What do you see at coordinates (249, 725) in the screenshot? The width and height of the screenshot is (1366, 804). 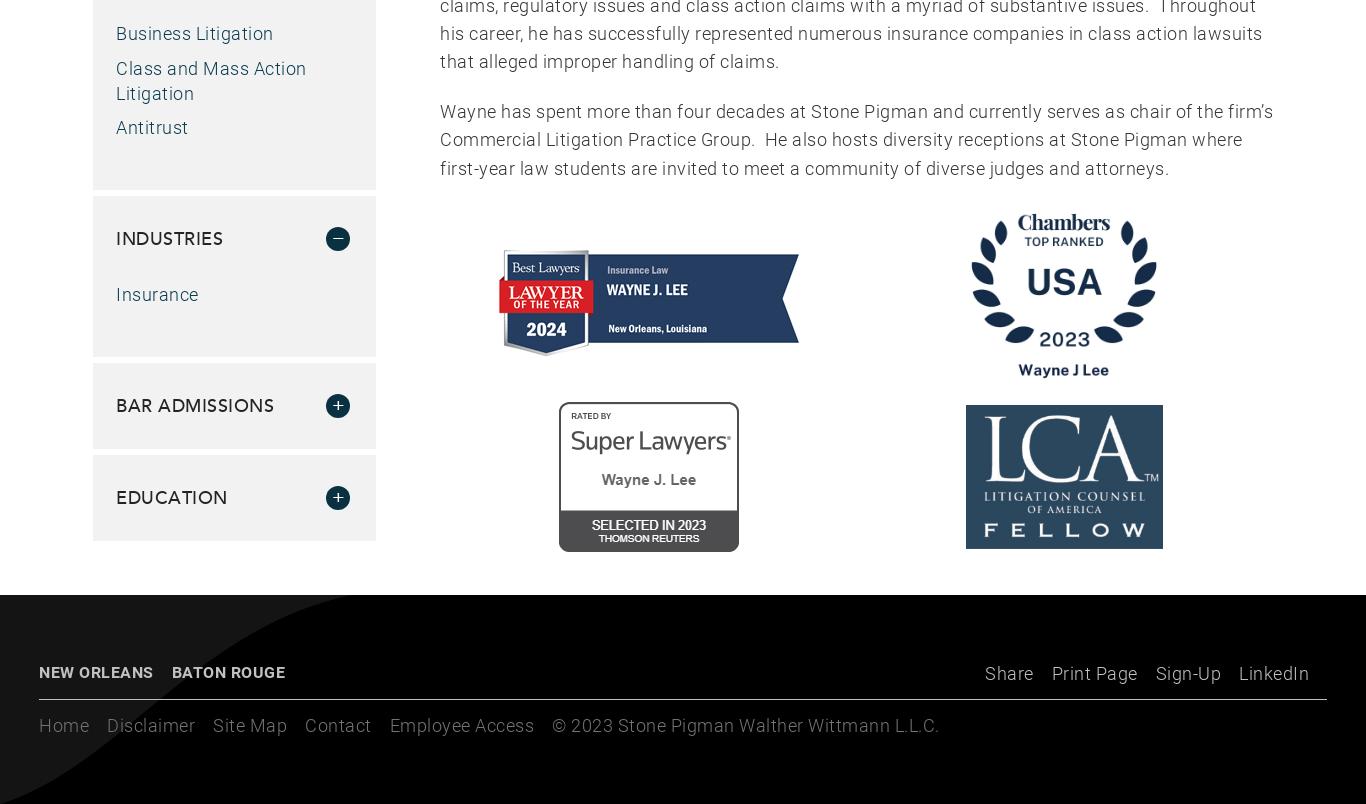 I see `'Site Map'` at bounding box center [249, 725].